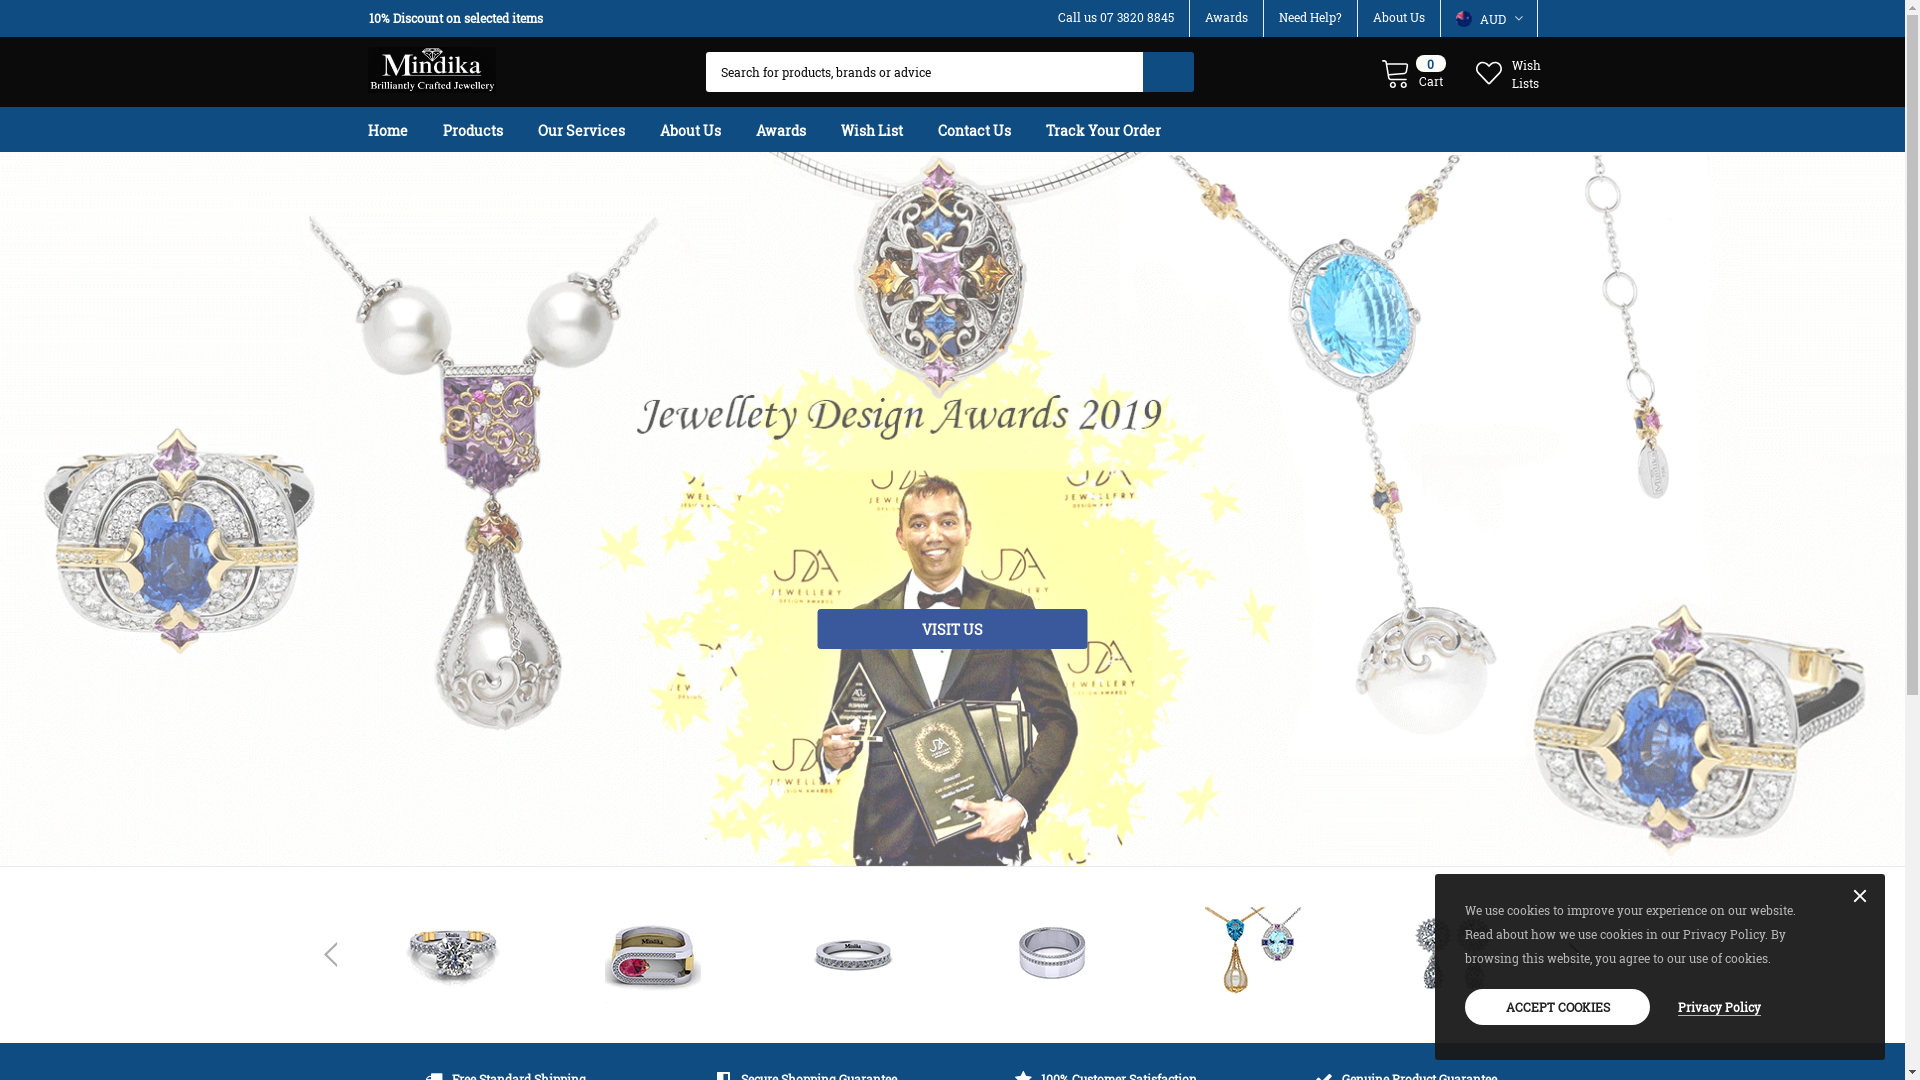 Image resolution: width=1920 pixels, height=1080 pixels. Describe the element at coordinates (795, 129) in the screenshot. I see `'Awards'` at that location.